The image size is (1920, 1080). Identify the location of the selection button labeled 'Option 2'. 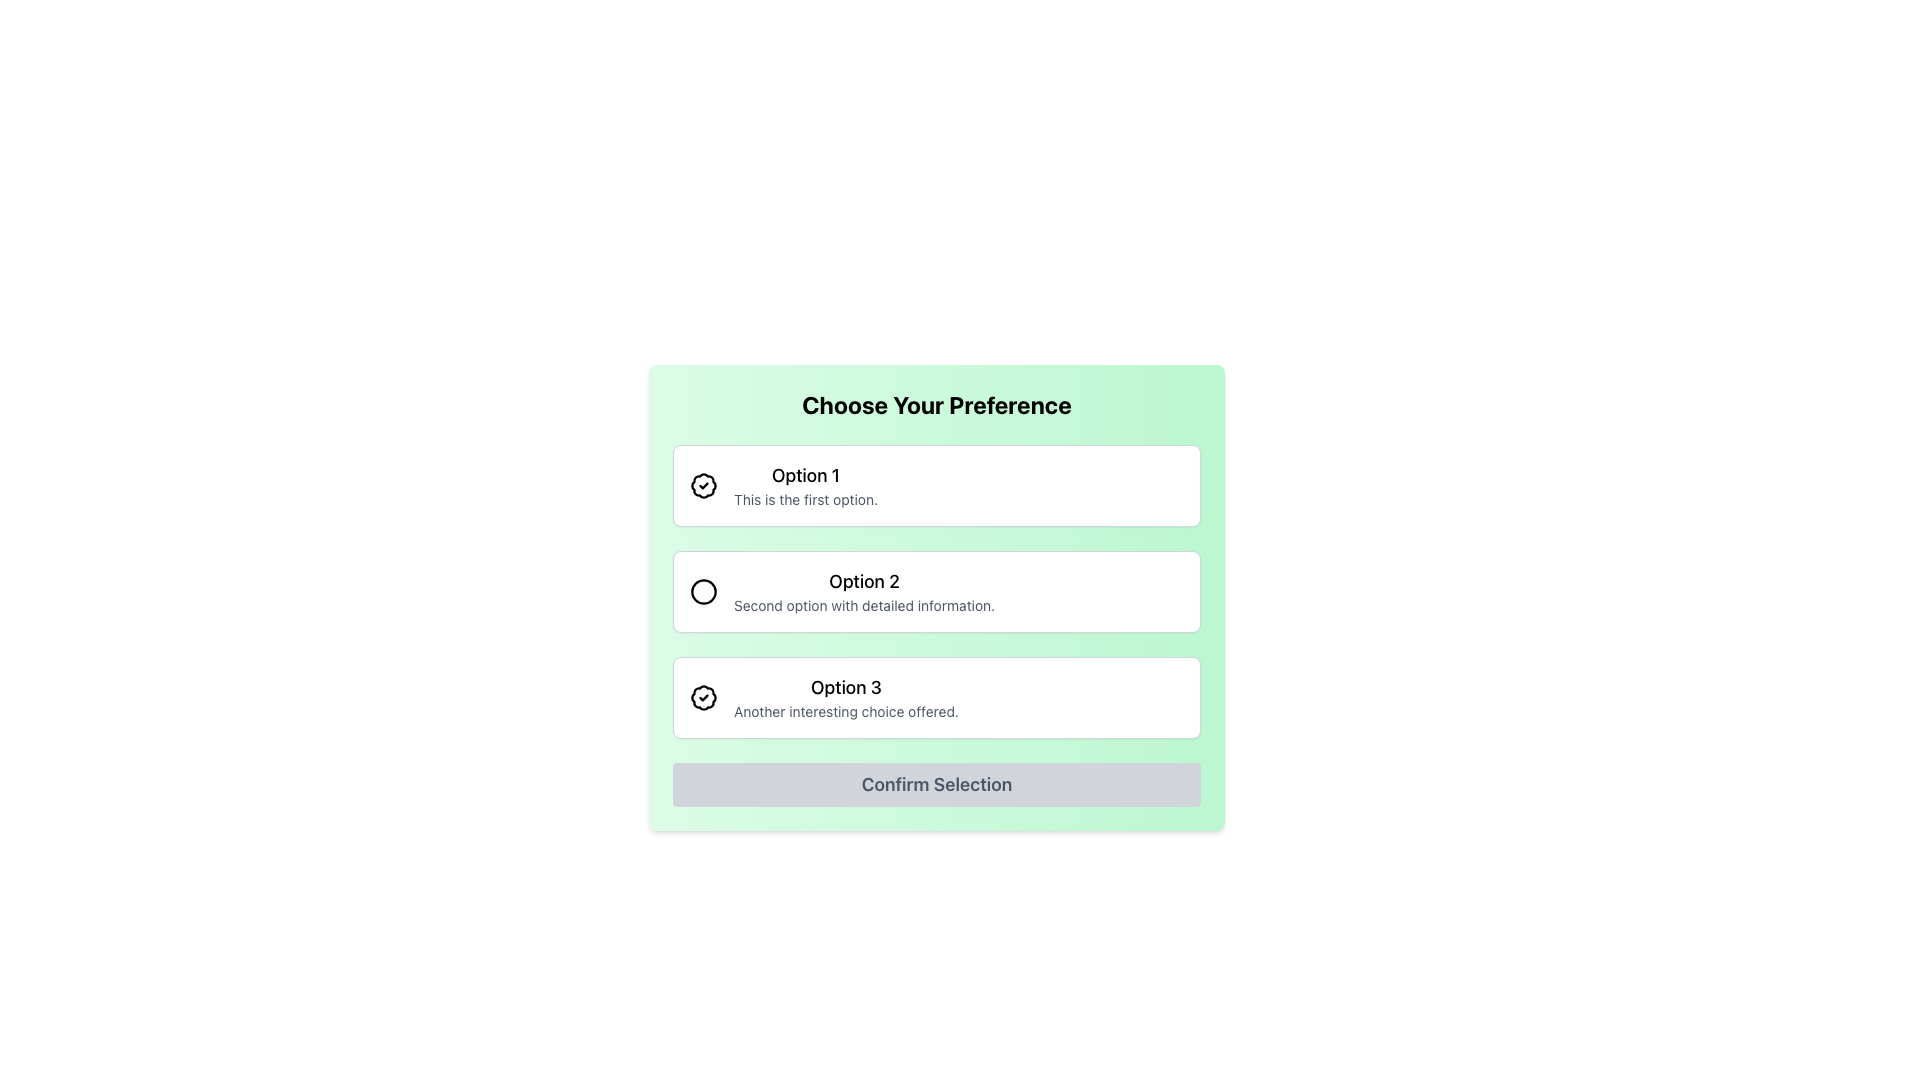
(935, 596).